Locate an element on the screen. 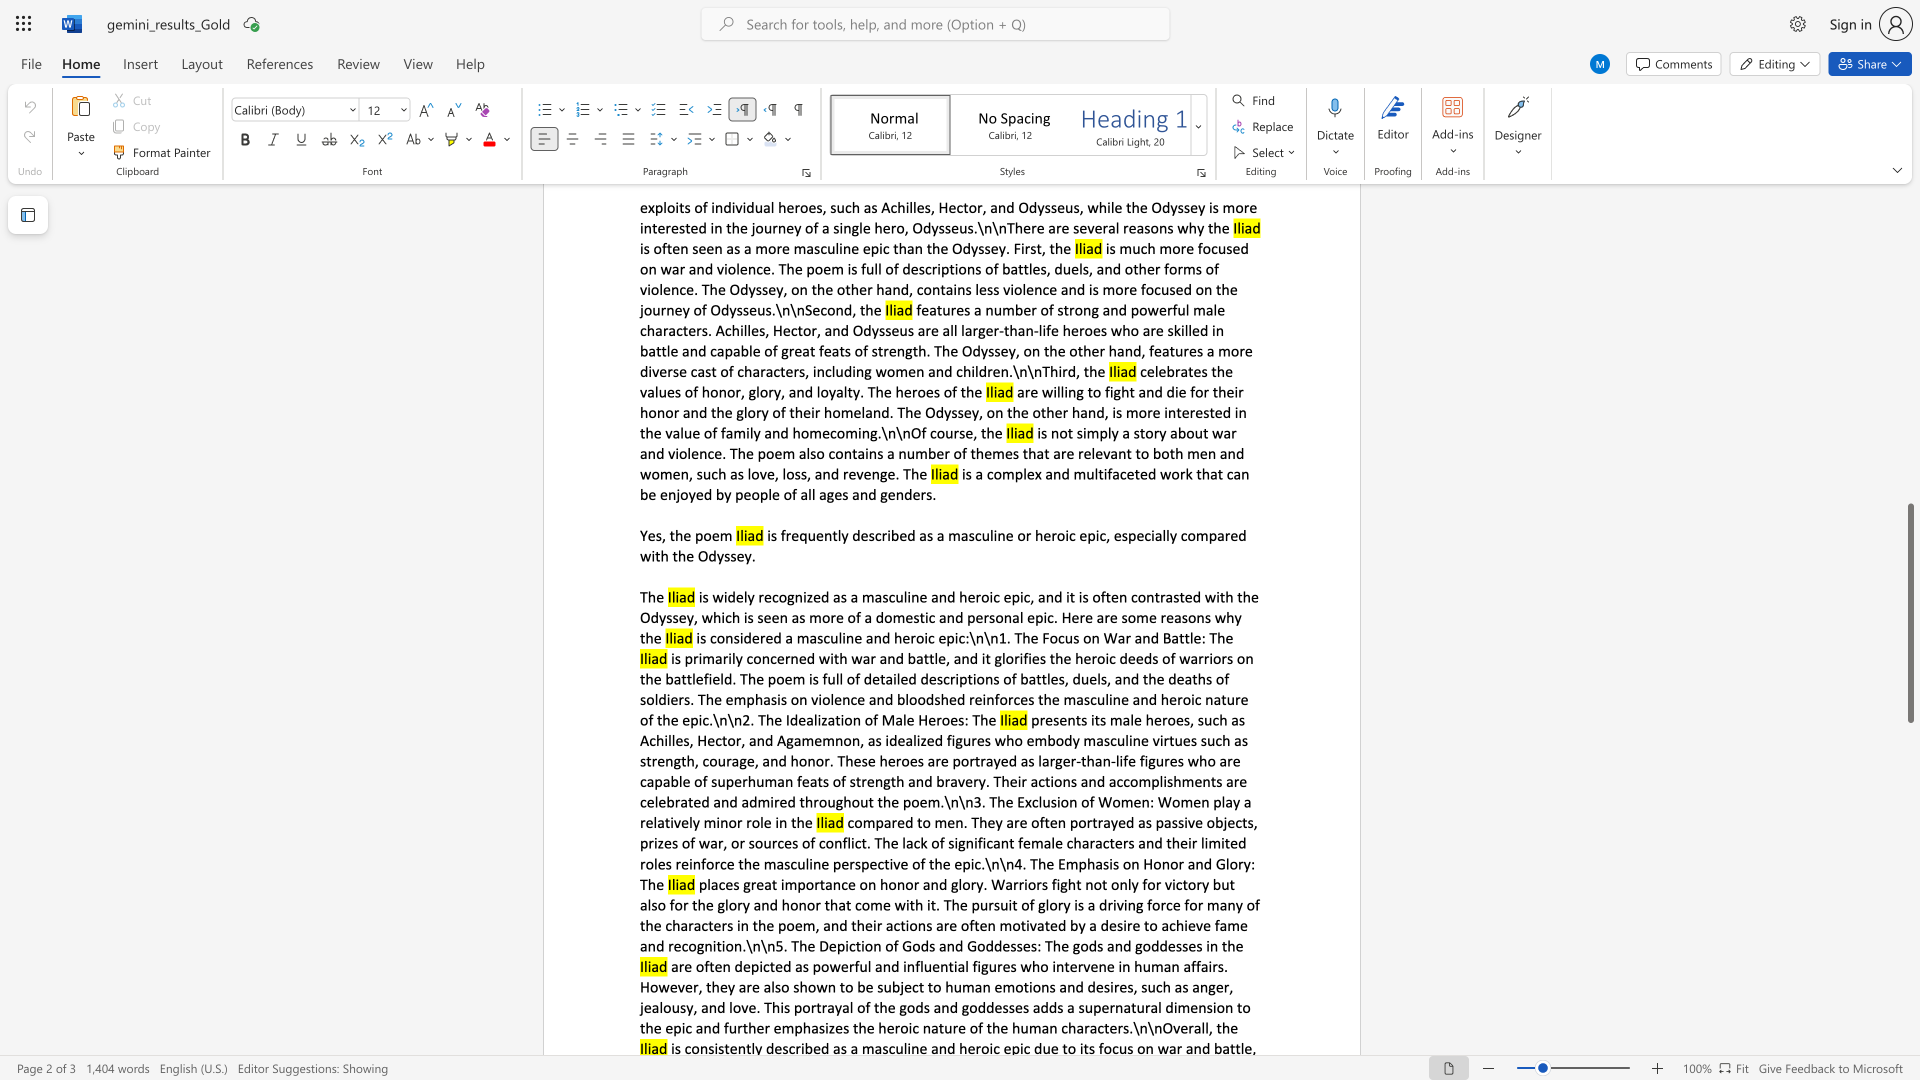 The image size is (1920, 1080). the scrollbar to scroll the page up is located at coordinates (1909, 479).